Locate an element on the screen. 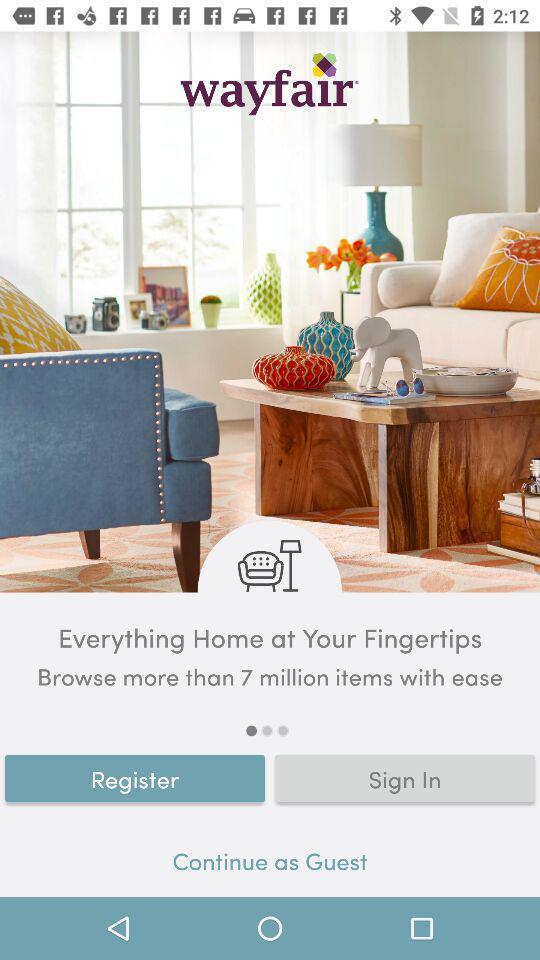 The height and width of the screenshot is (960, 540). sign in at the bottom right corner is located at coordinates (405, 777).